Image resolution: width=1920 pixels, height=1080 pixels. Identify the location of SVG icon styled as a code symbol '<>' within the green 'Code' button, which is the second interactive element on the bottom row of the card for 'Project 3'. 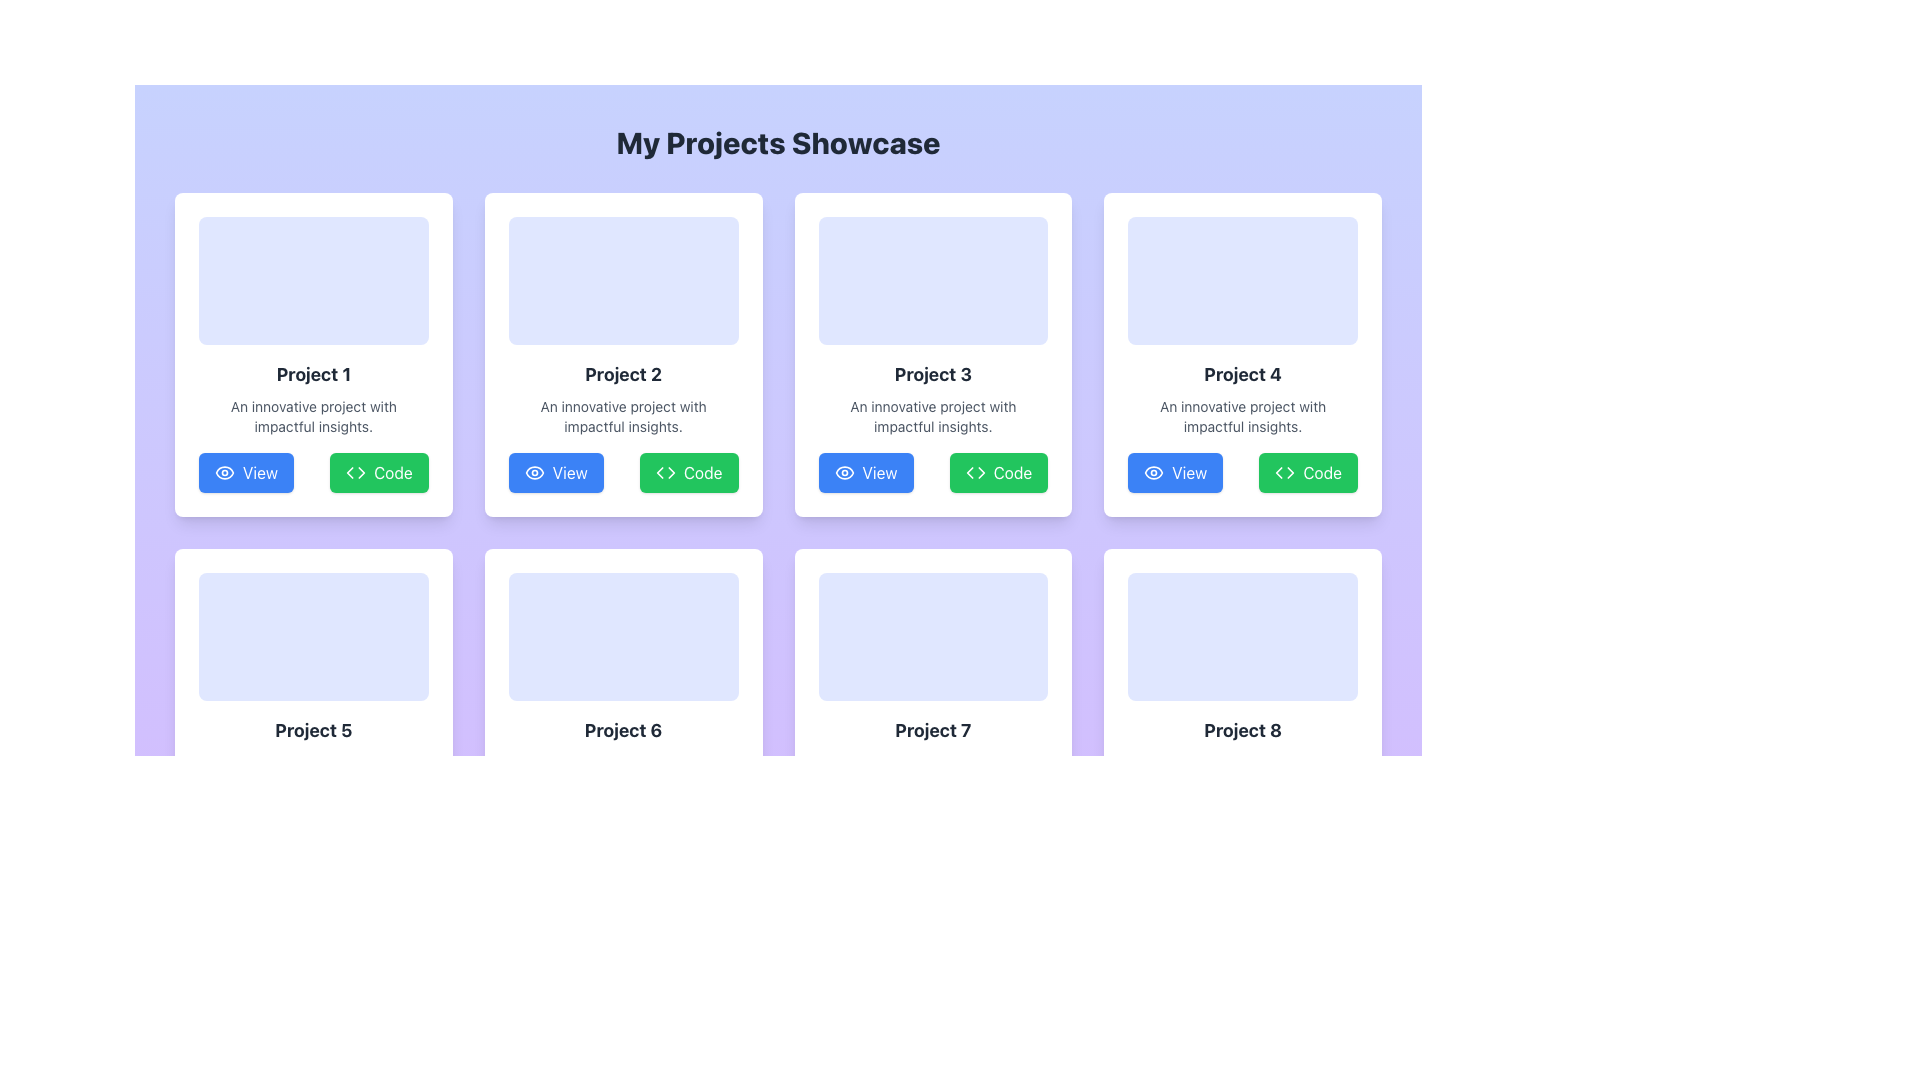
(975, 473).